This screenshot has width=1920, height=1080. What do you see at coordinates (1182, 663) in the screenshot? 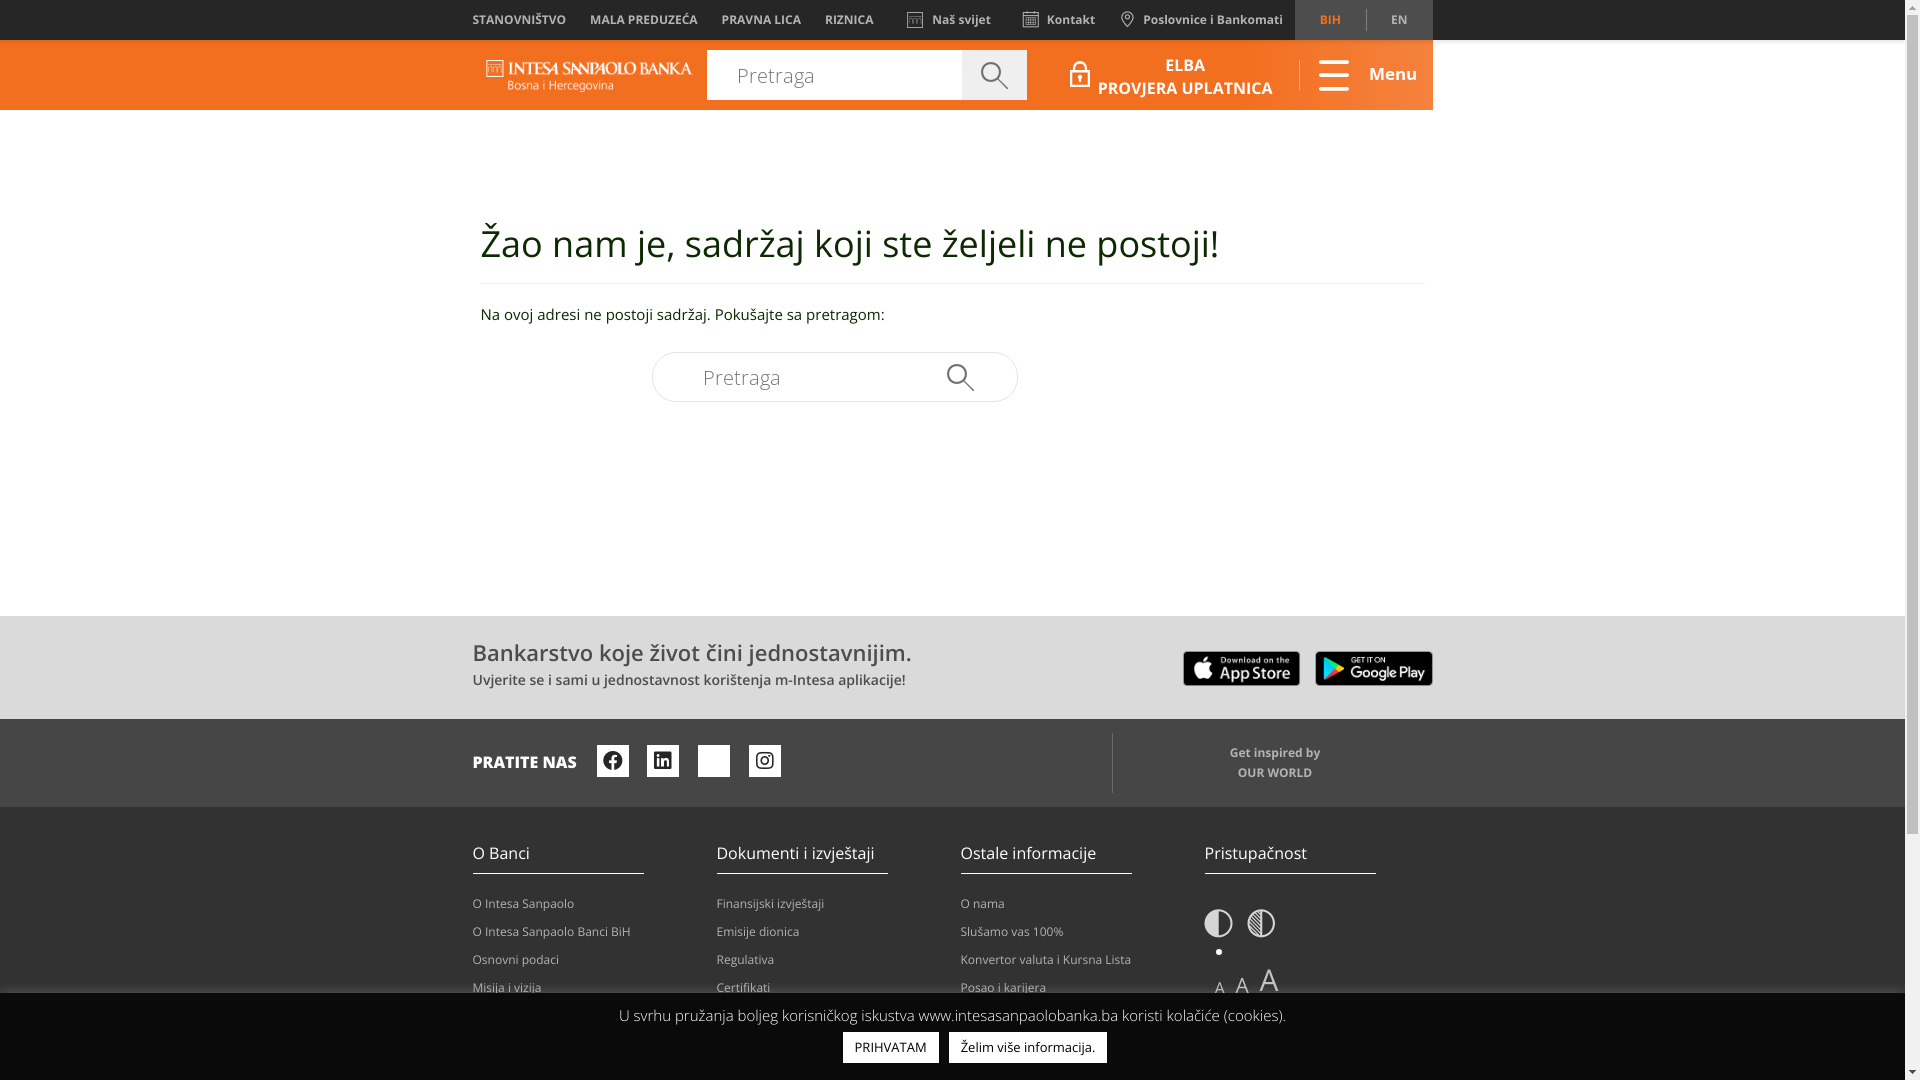
I see `'App store link'` at bounding box center [1182, 663].